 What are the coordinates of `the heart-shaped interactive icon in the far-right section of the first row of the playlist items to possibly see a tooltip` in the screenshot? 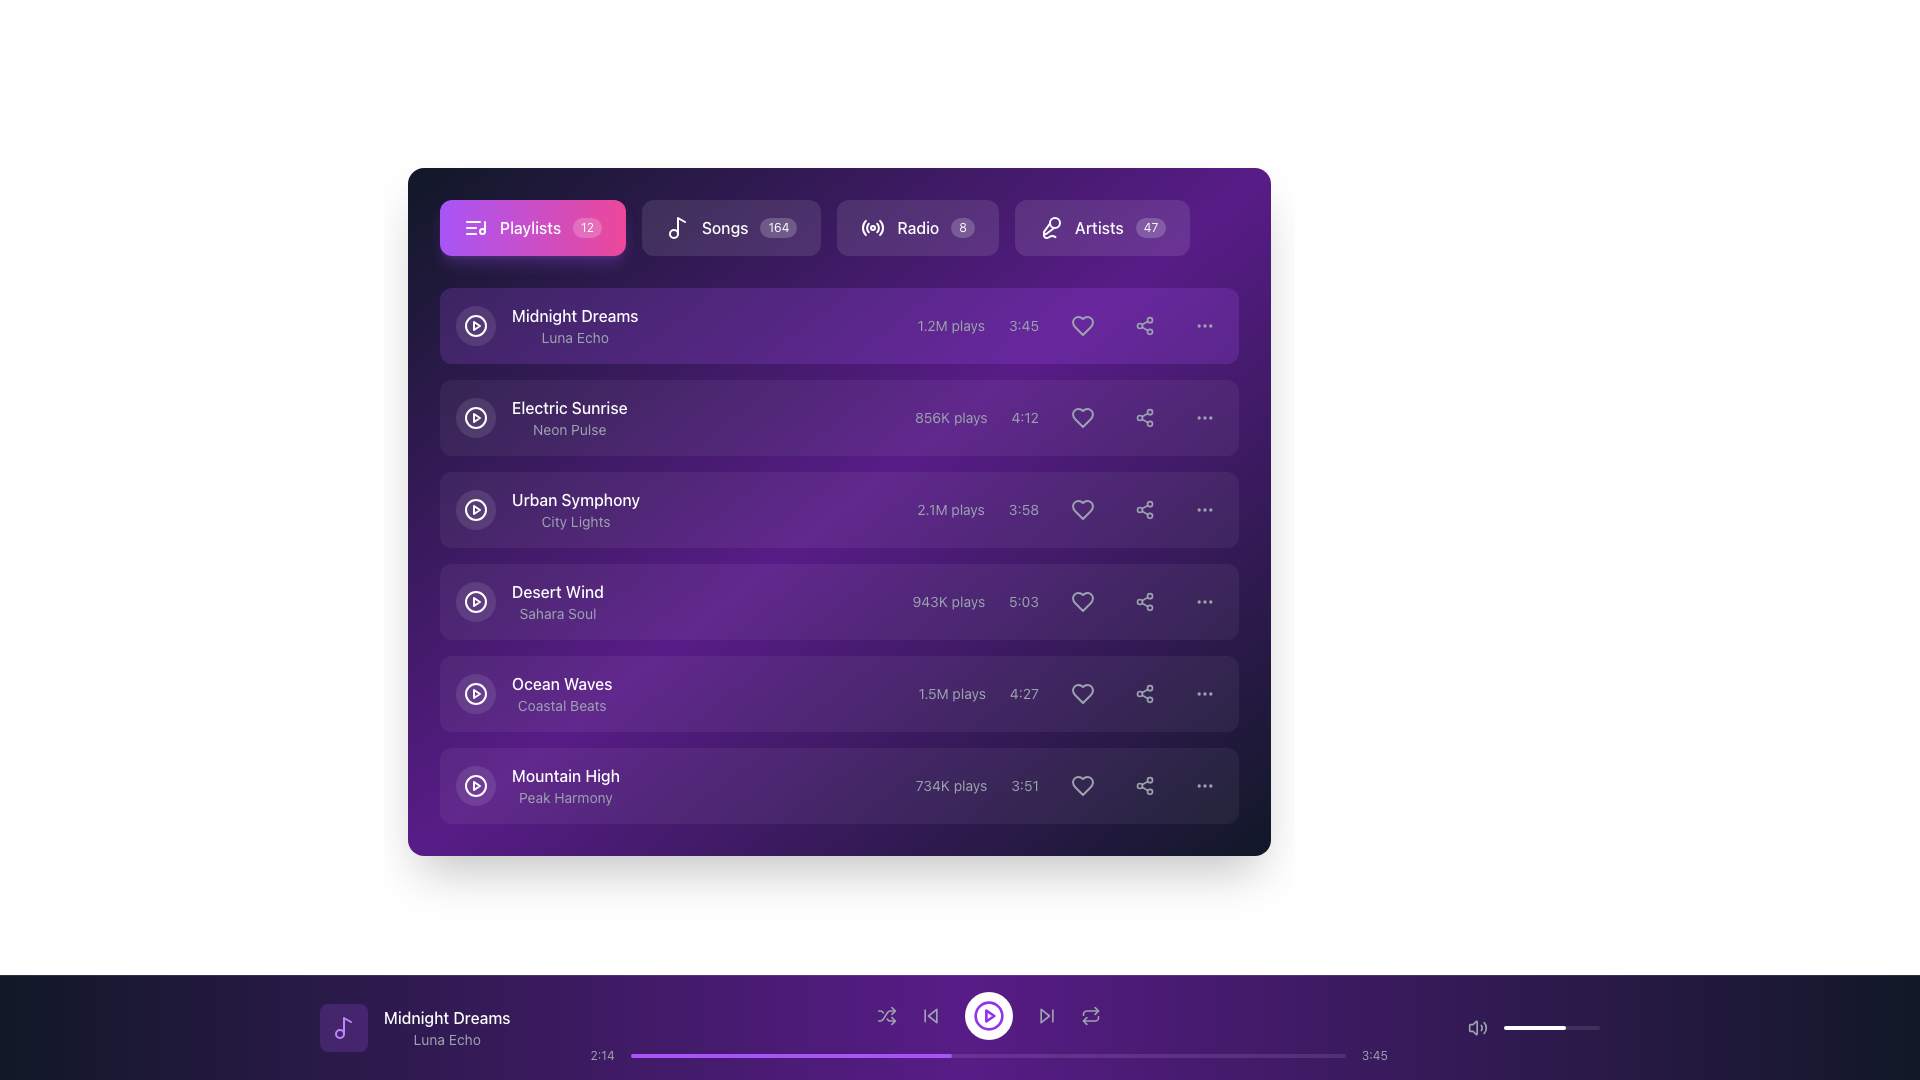 It's located at (1082, 325).